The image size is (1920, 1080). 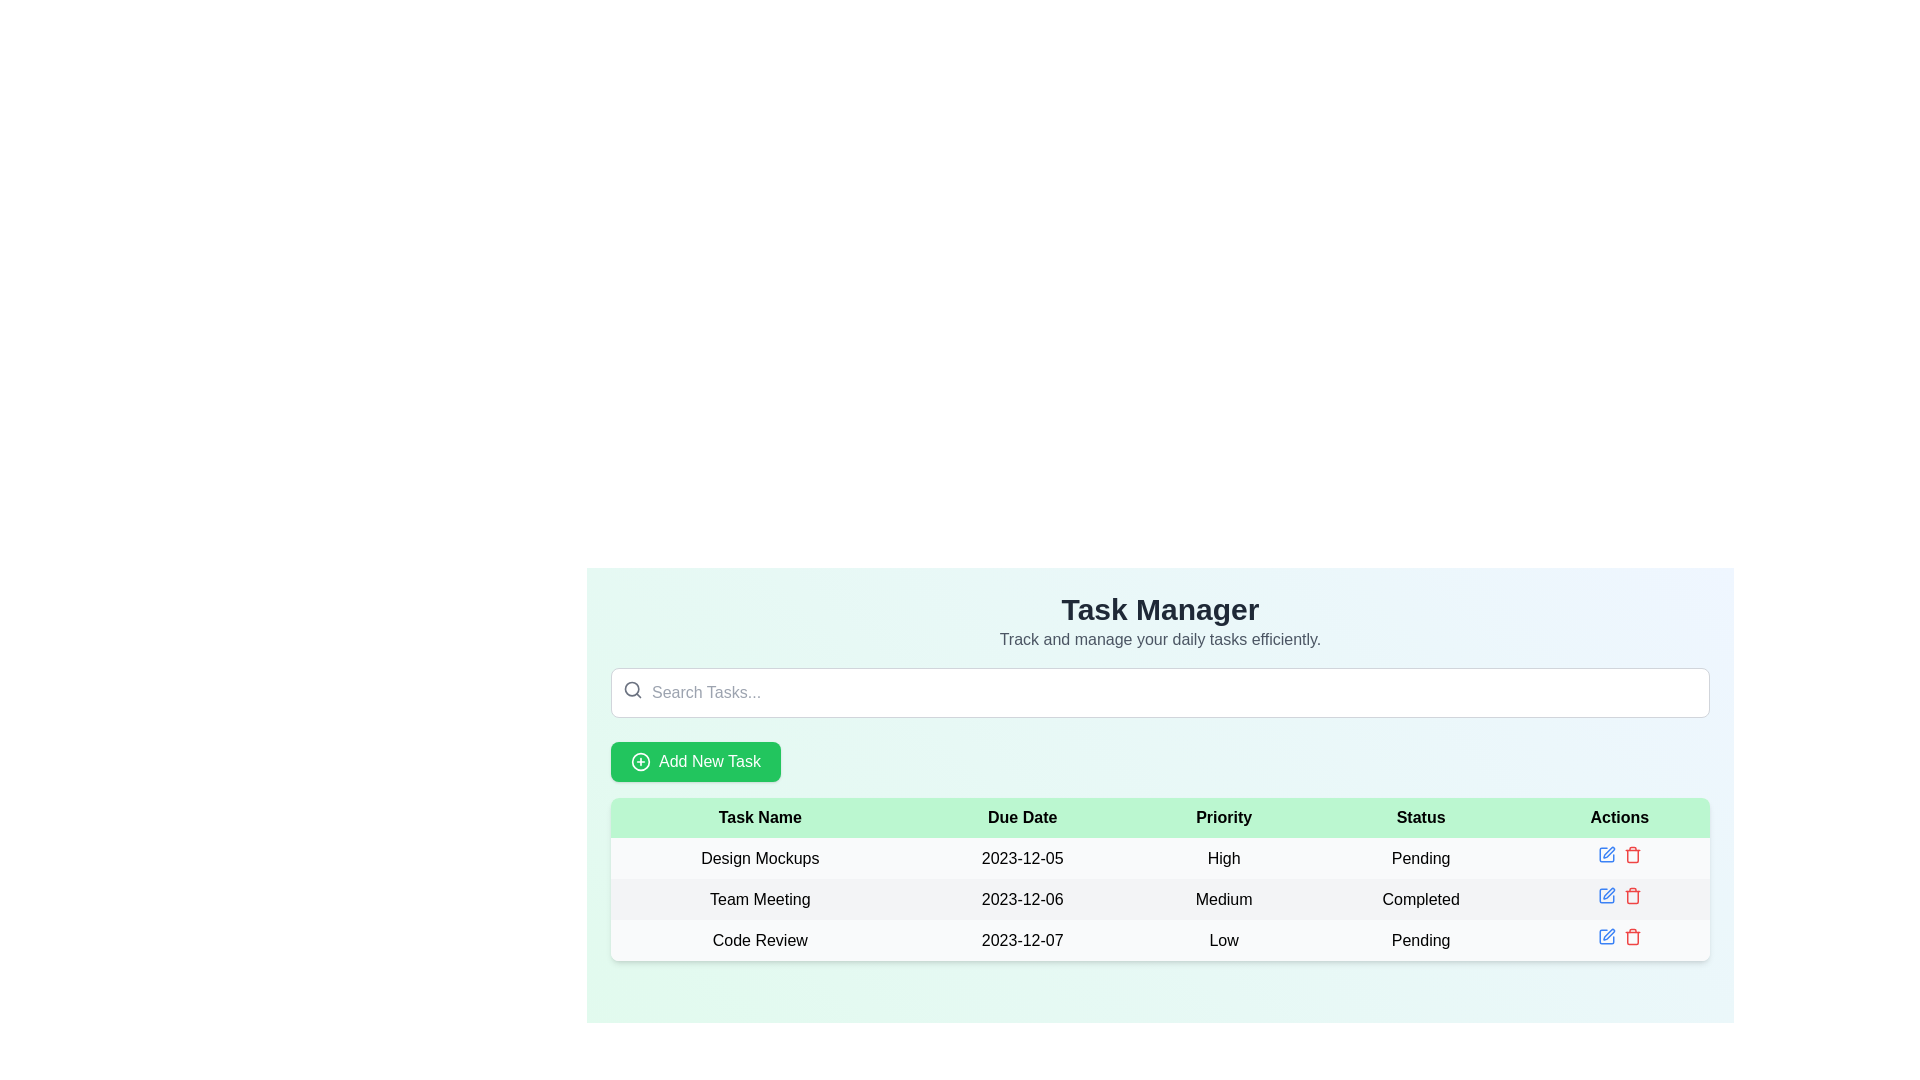 What do you see at coordinates (1160, 940) in the screenshot?
I see `the third row of the task management table that contains the elements 'Code Review', '2023-12-07', 'Low', and 'Pending'` at bounding box center [1160, 940].